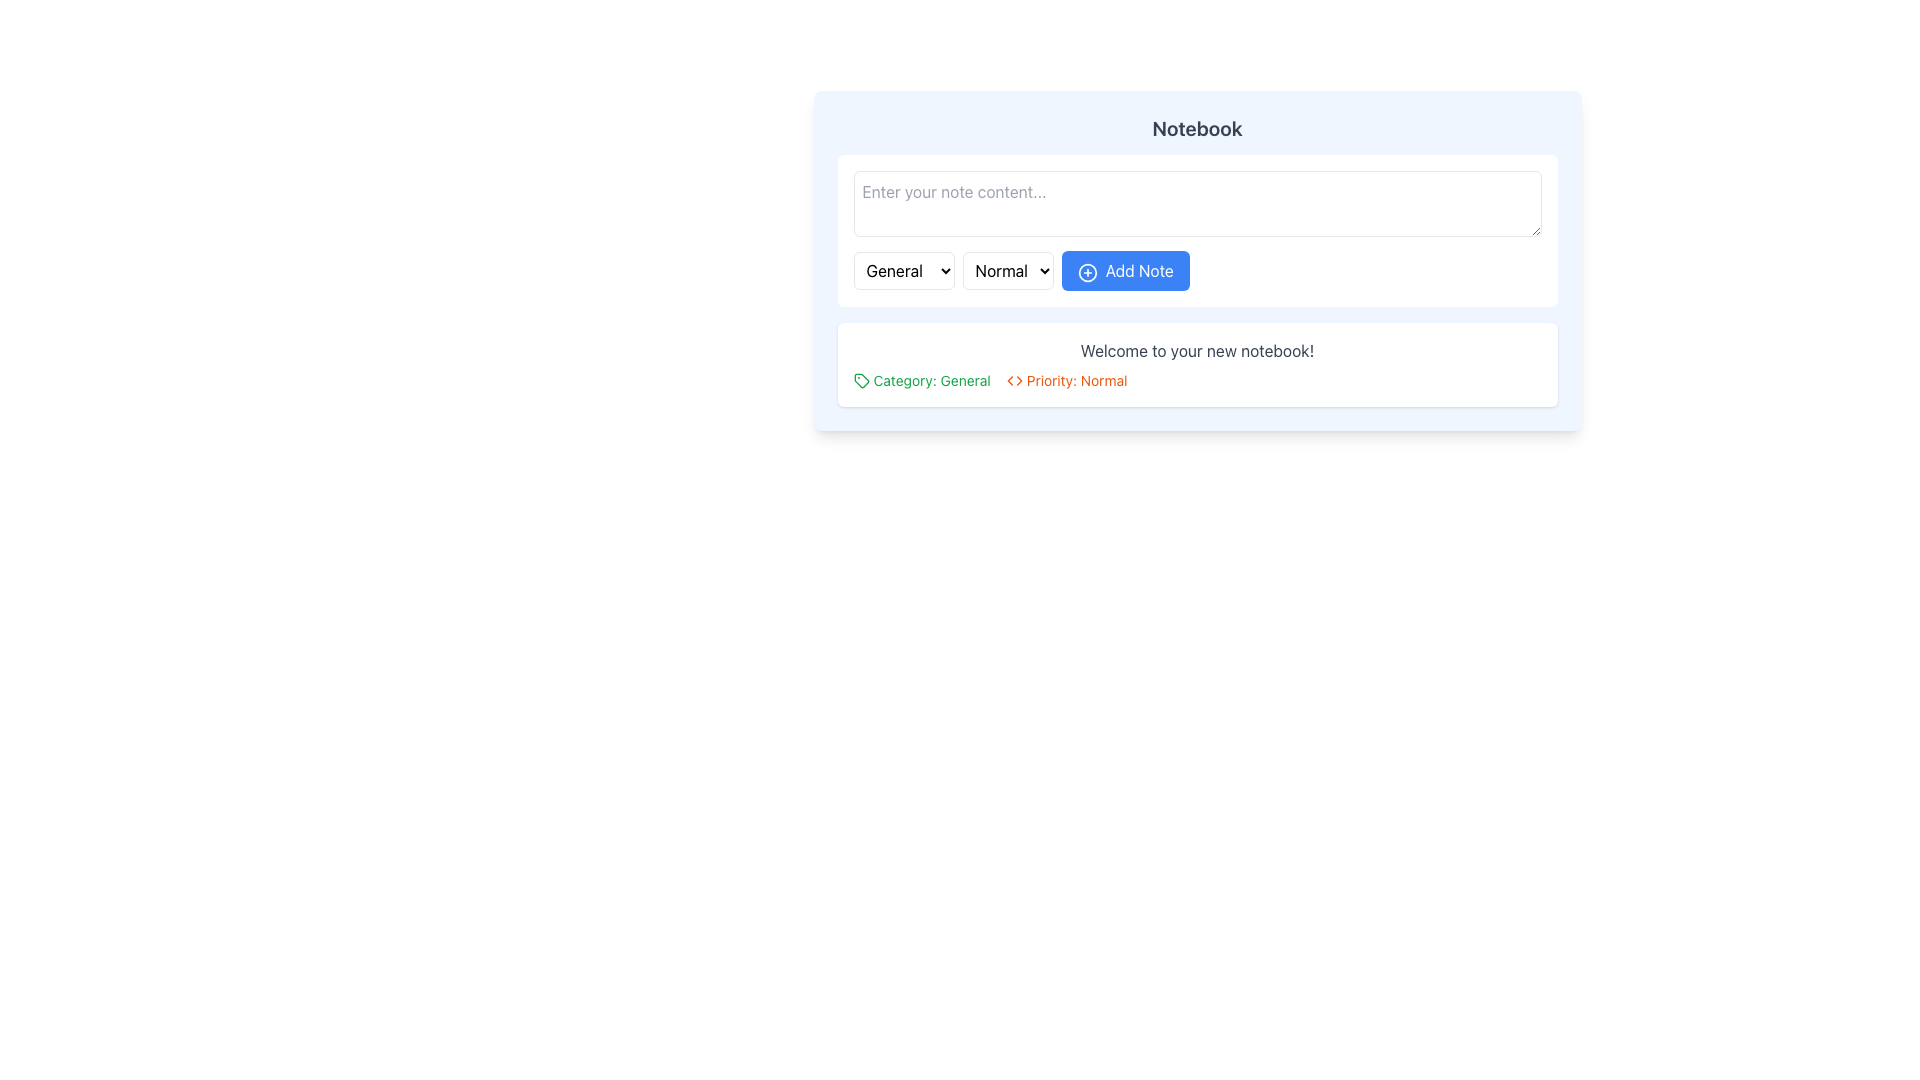 The height and width of the screenshot is (1080, 1920). Describe the element at coordinates (921, 381) in the screenshot. I see `text content of the label element which consists of a green tag icon and the text 'Category: General'` at that location.